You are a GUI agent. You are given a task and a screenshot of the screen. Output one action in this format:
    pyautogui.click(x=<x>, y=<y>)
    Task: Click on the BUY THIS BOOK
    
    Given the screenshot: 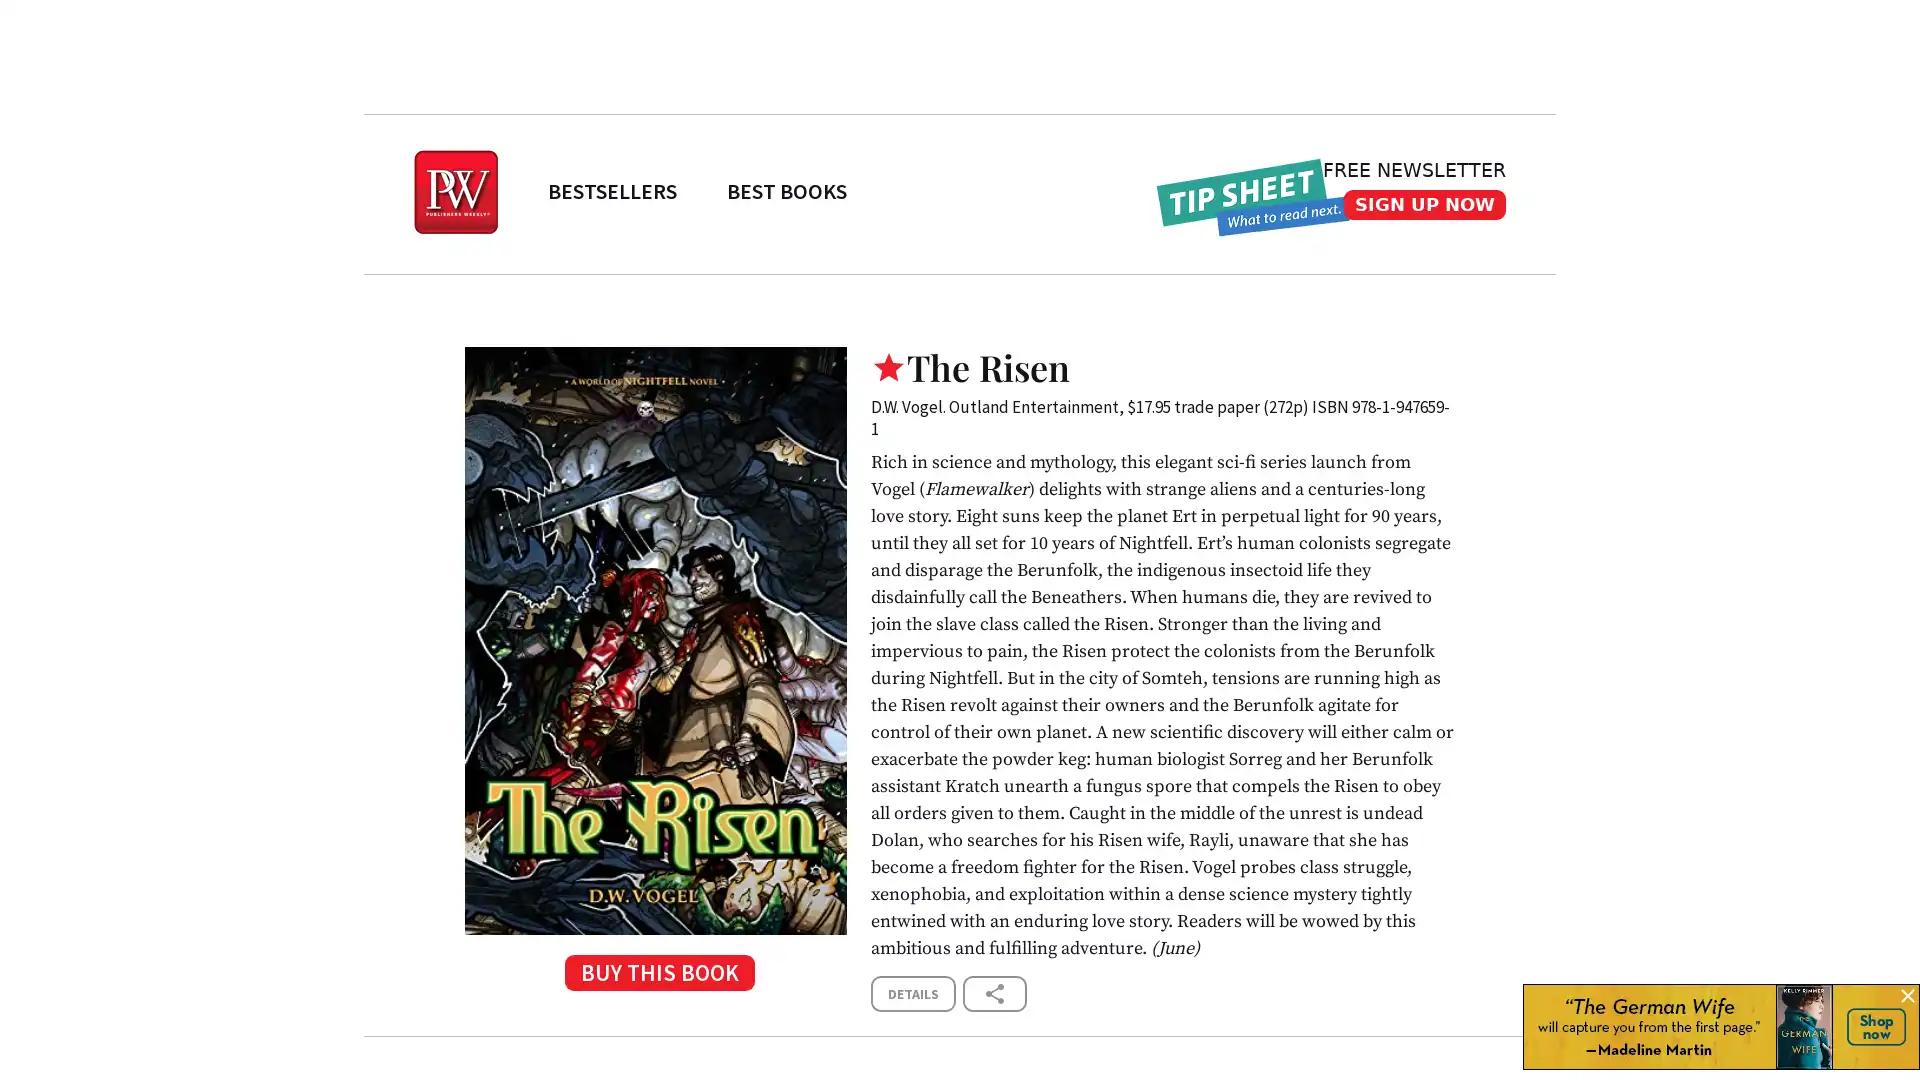 What is the action you would take?
    pyautogui.click(x=655, y=978)
    